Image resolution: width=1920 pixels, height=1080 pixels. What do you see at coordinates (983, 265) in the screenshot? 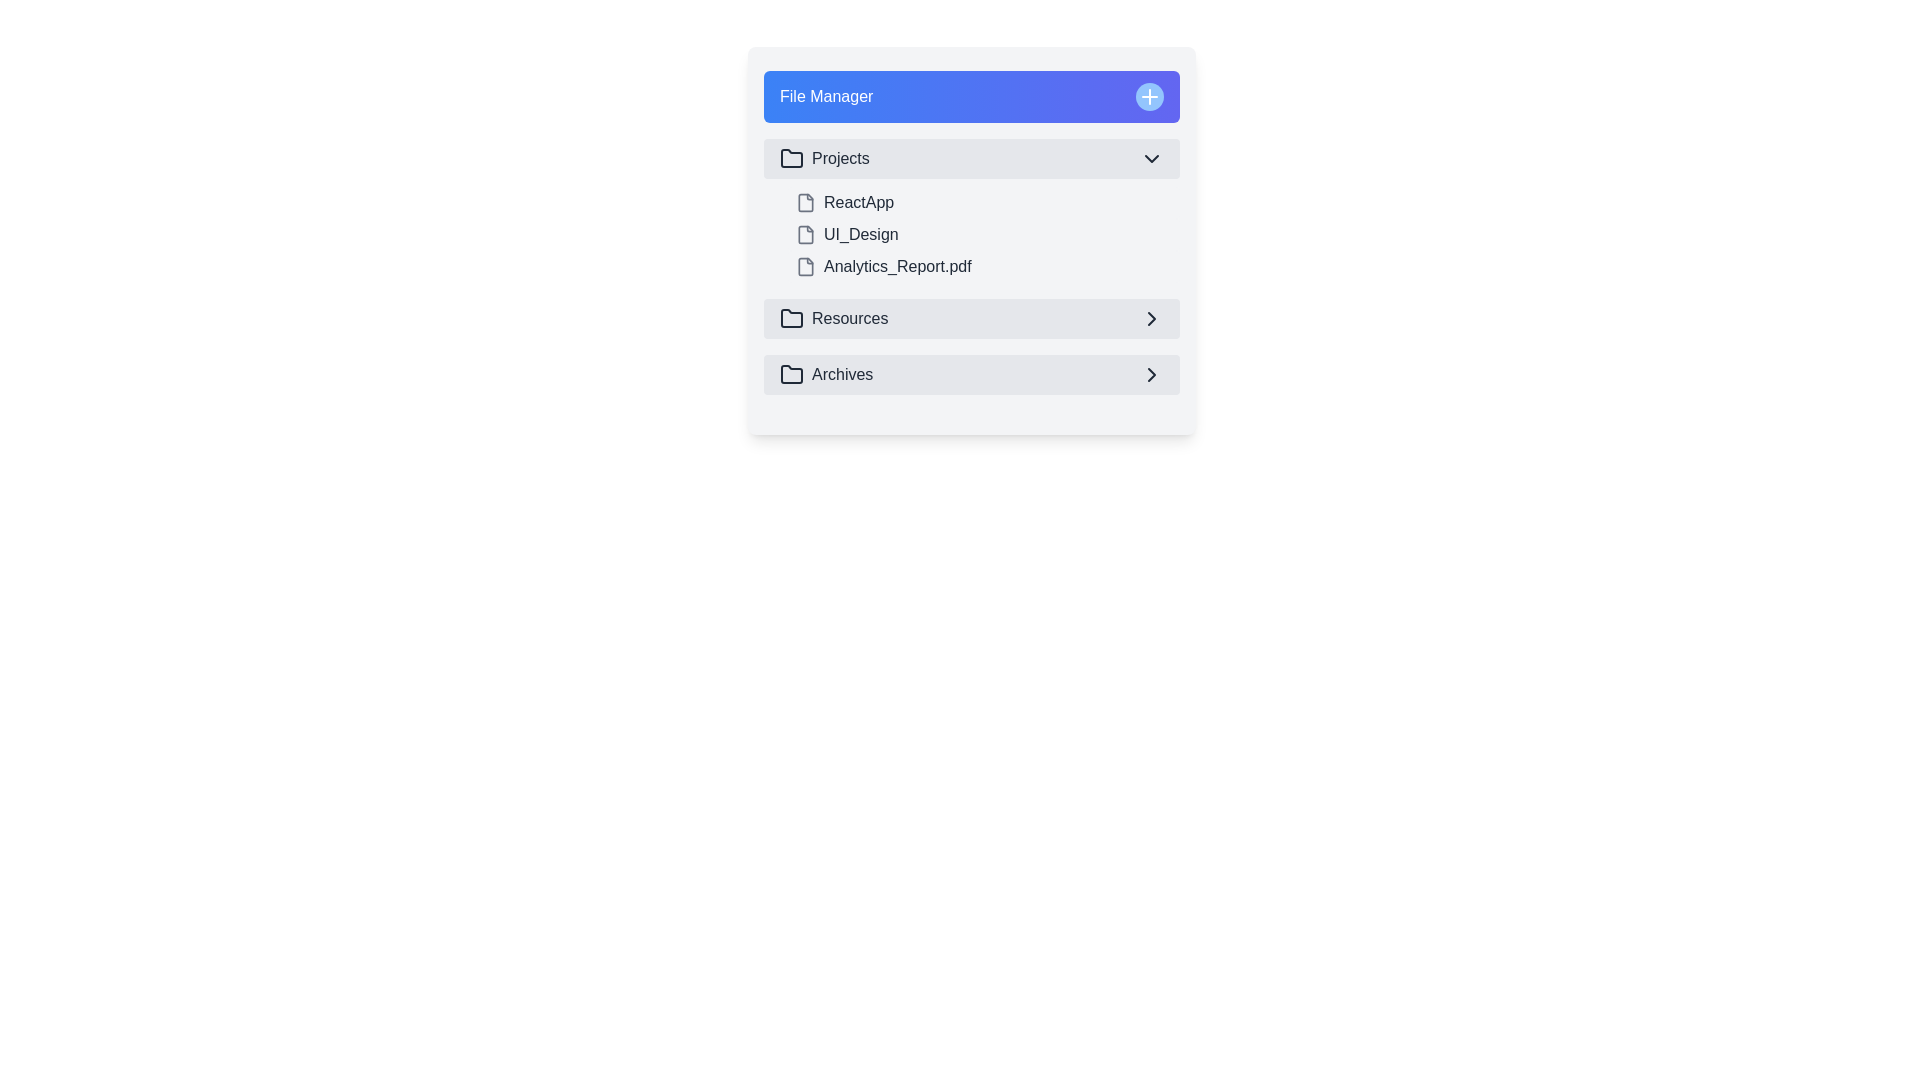
I see `the 'Analytics_Report.pdf' file list item, which is the third item under the 'Projects' section` at bounding box center [983, 265].